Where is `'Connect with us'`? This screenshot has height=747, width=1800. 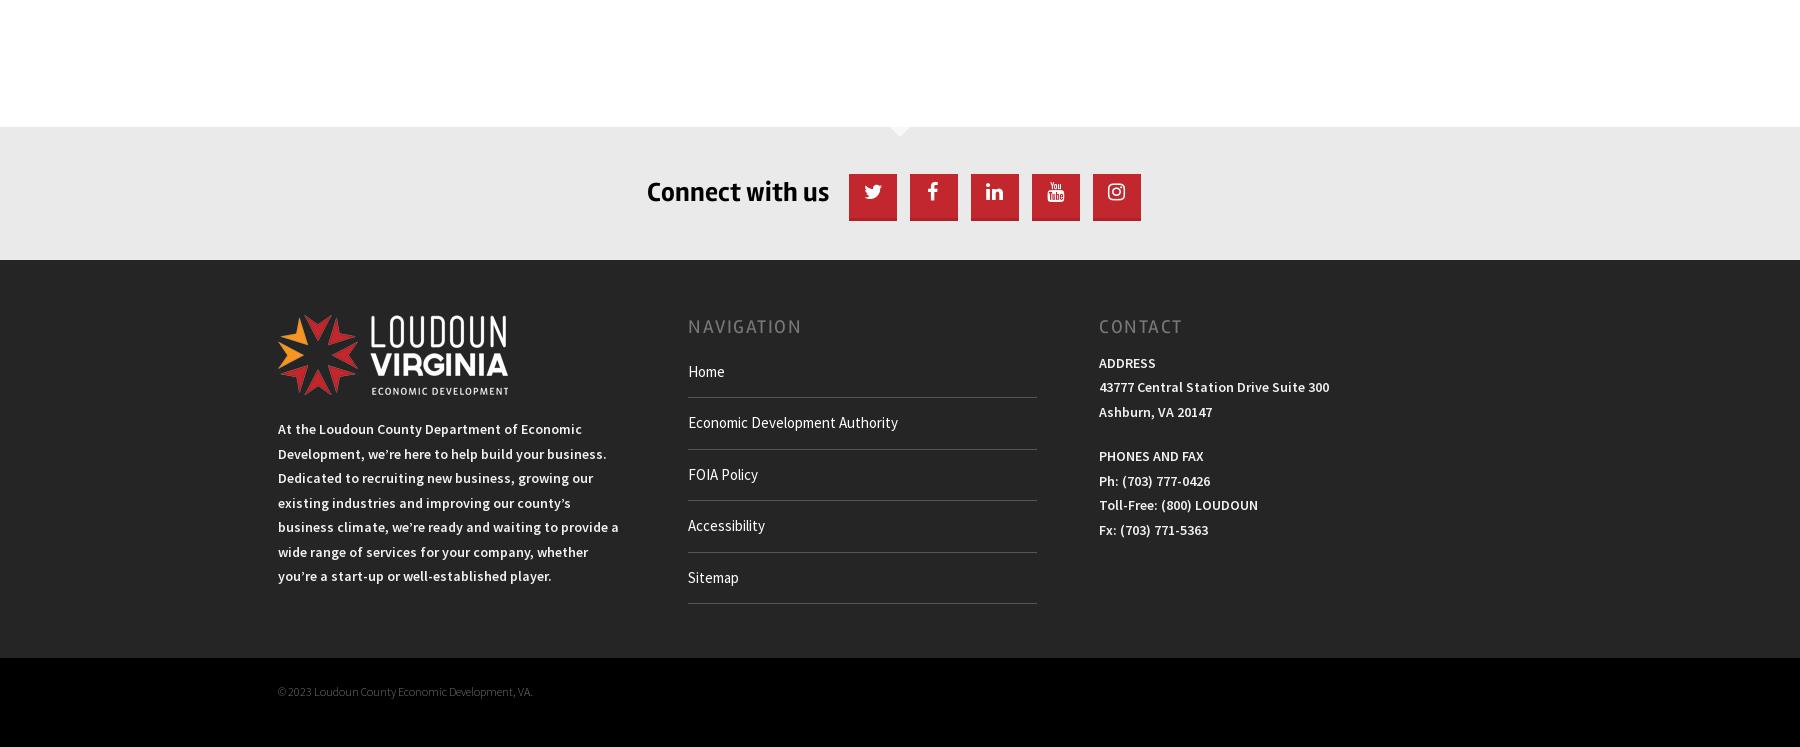 'Connect with us' is located at coordinates (738, 190).